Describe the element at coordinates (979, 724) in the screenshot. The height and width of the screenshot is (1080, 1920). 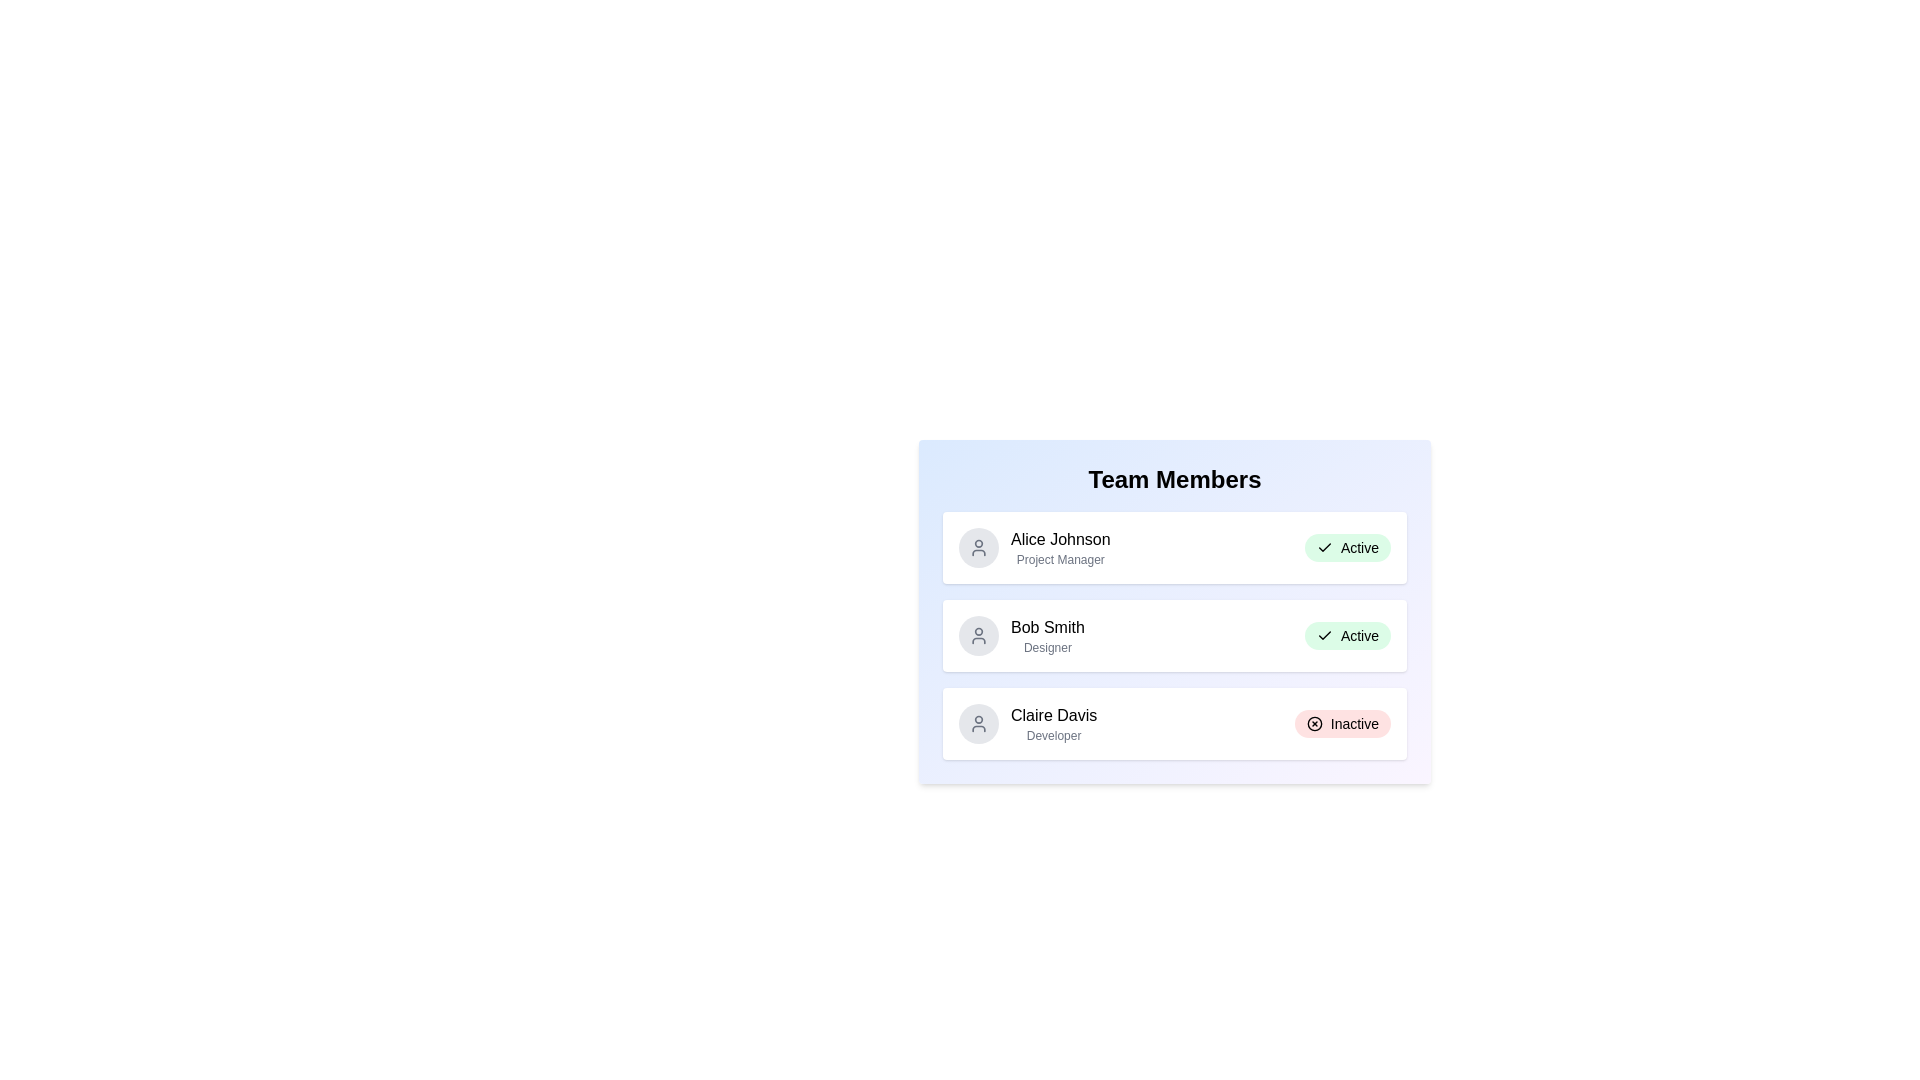
I see `the avatar placeholder for Claire Davis` at that location.